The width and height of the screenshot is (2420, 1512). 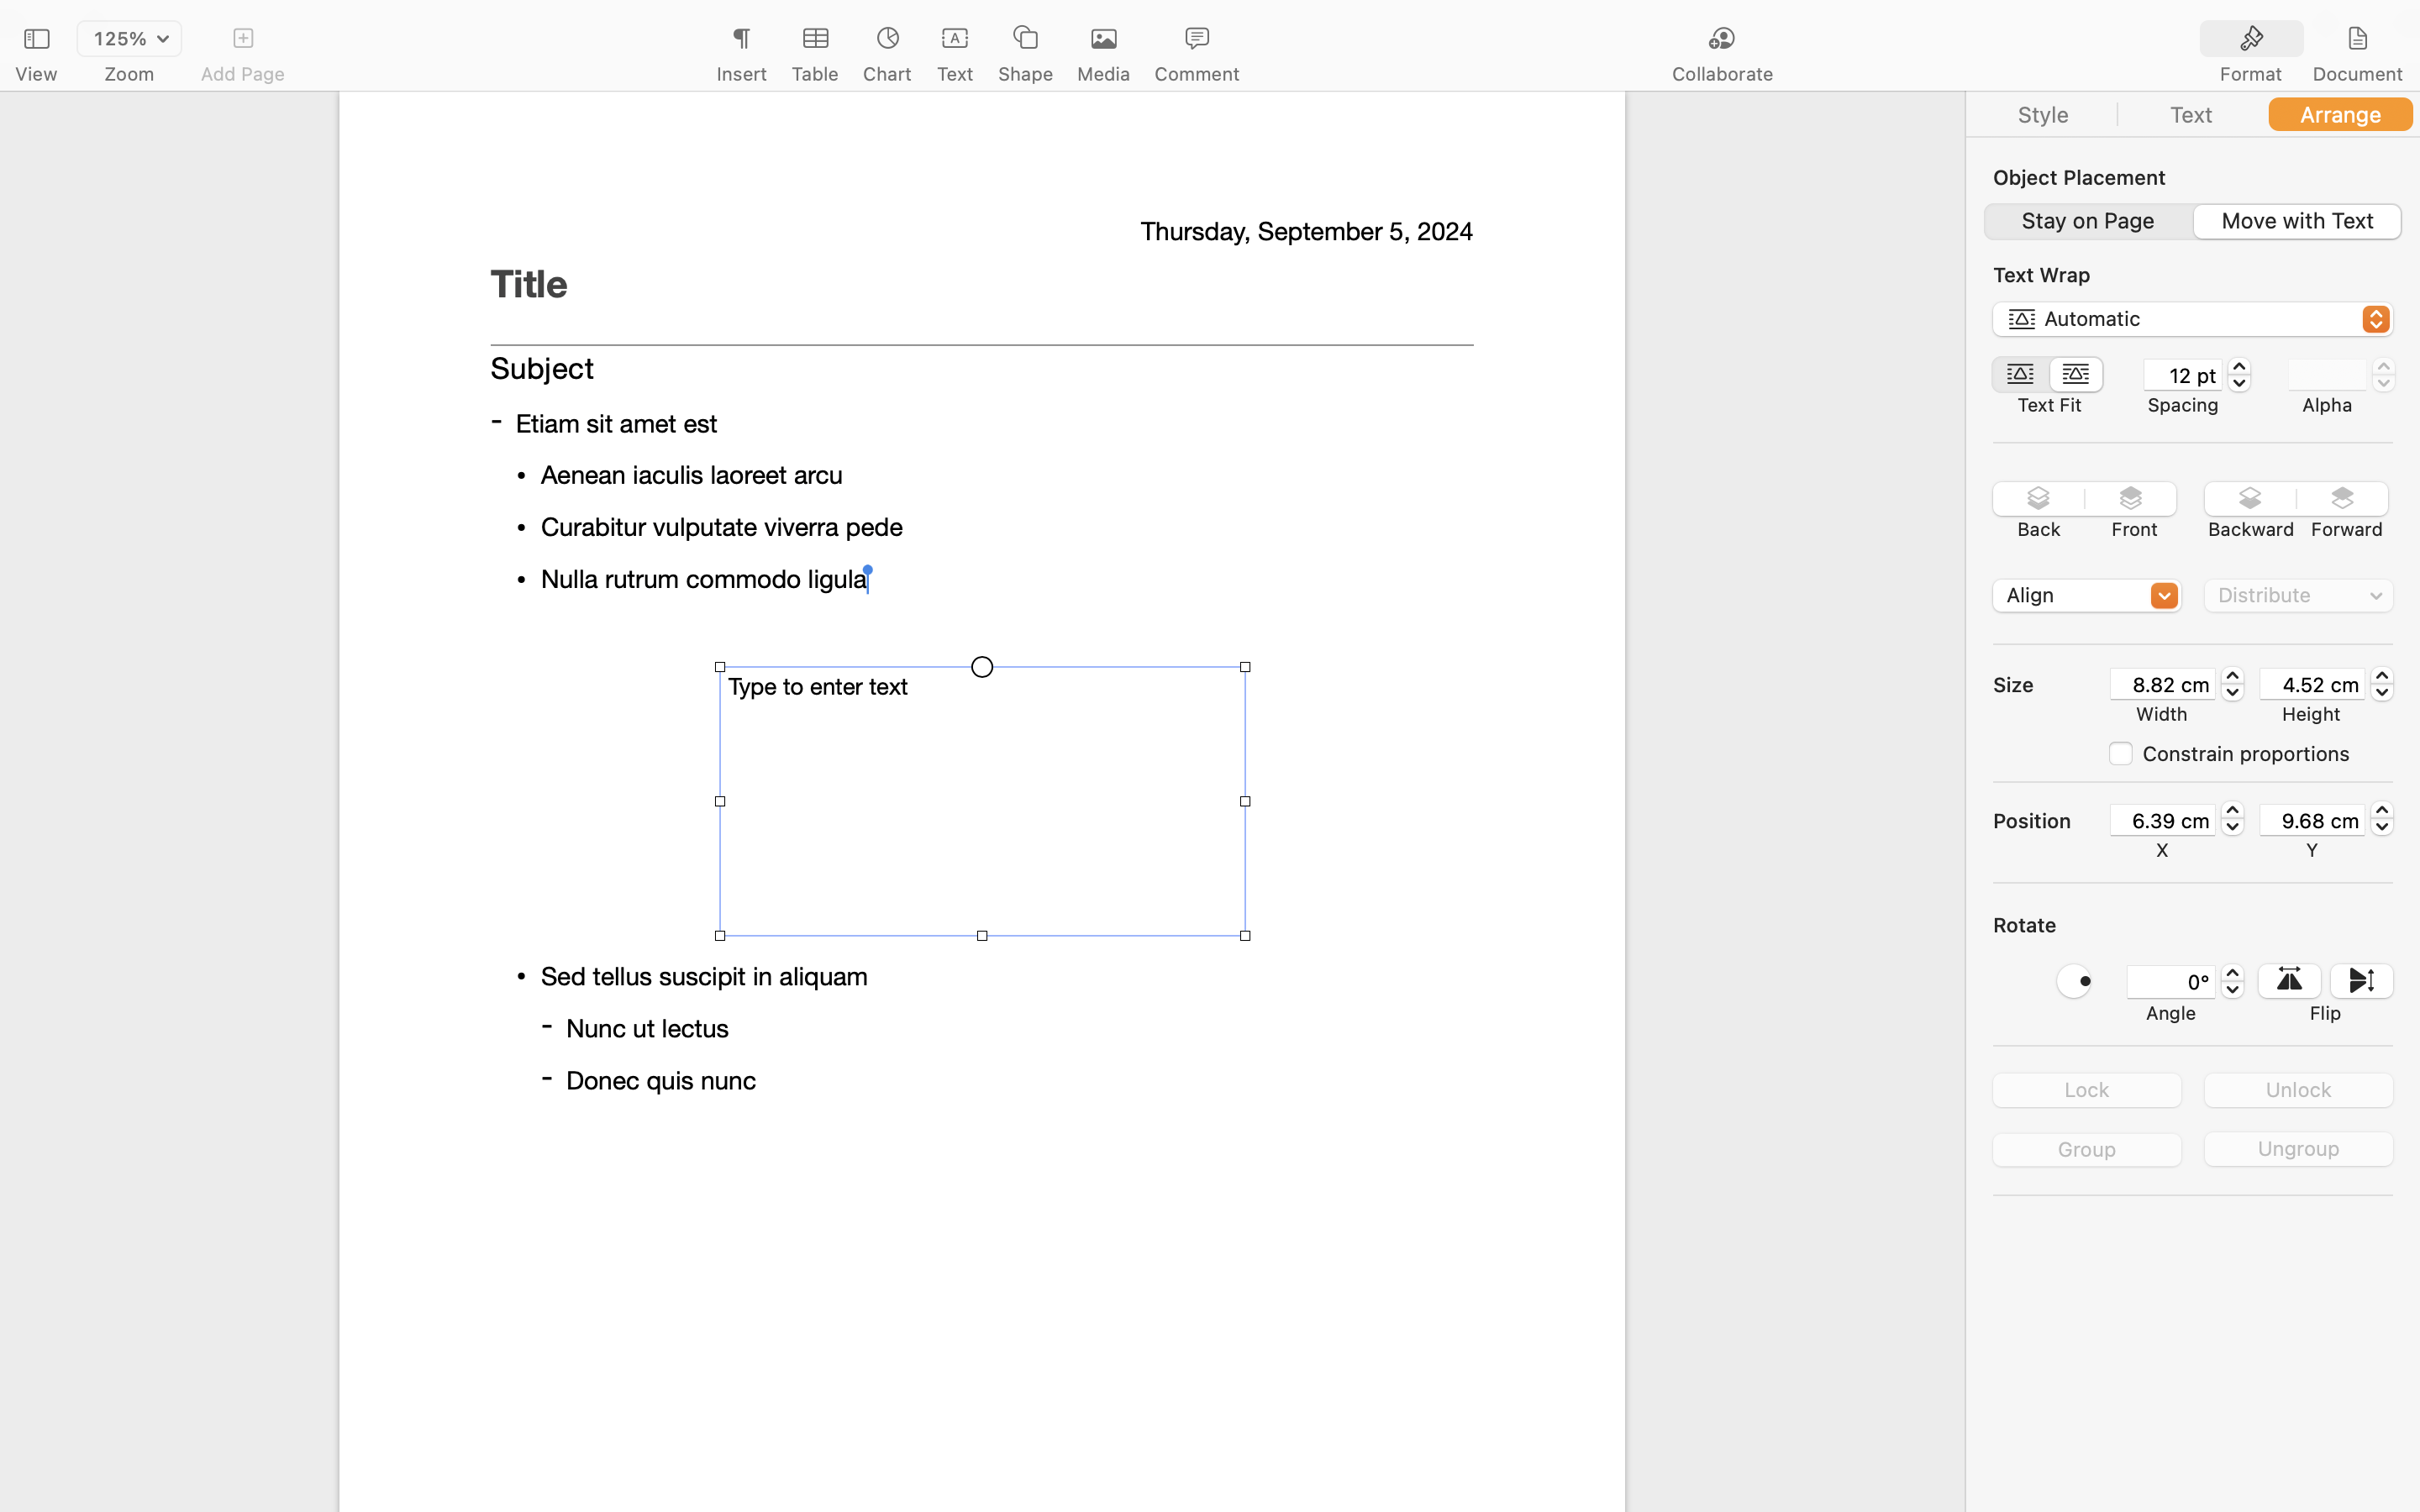 I want to click on '90.0', so click(x=2073, y=980).